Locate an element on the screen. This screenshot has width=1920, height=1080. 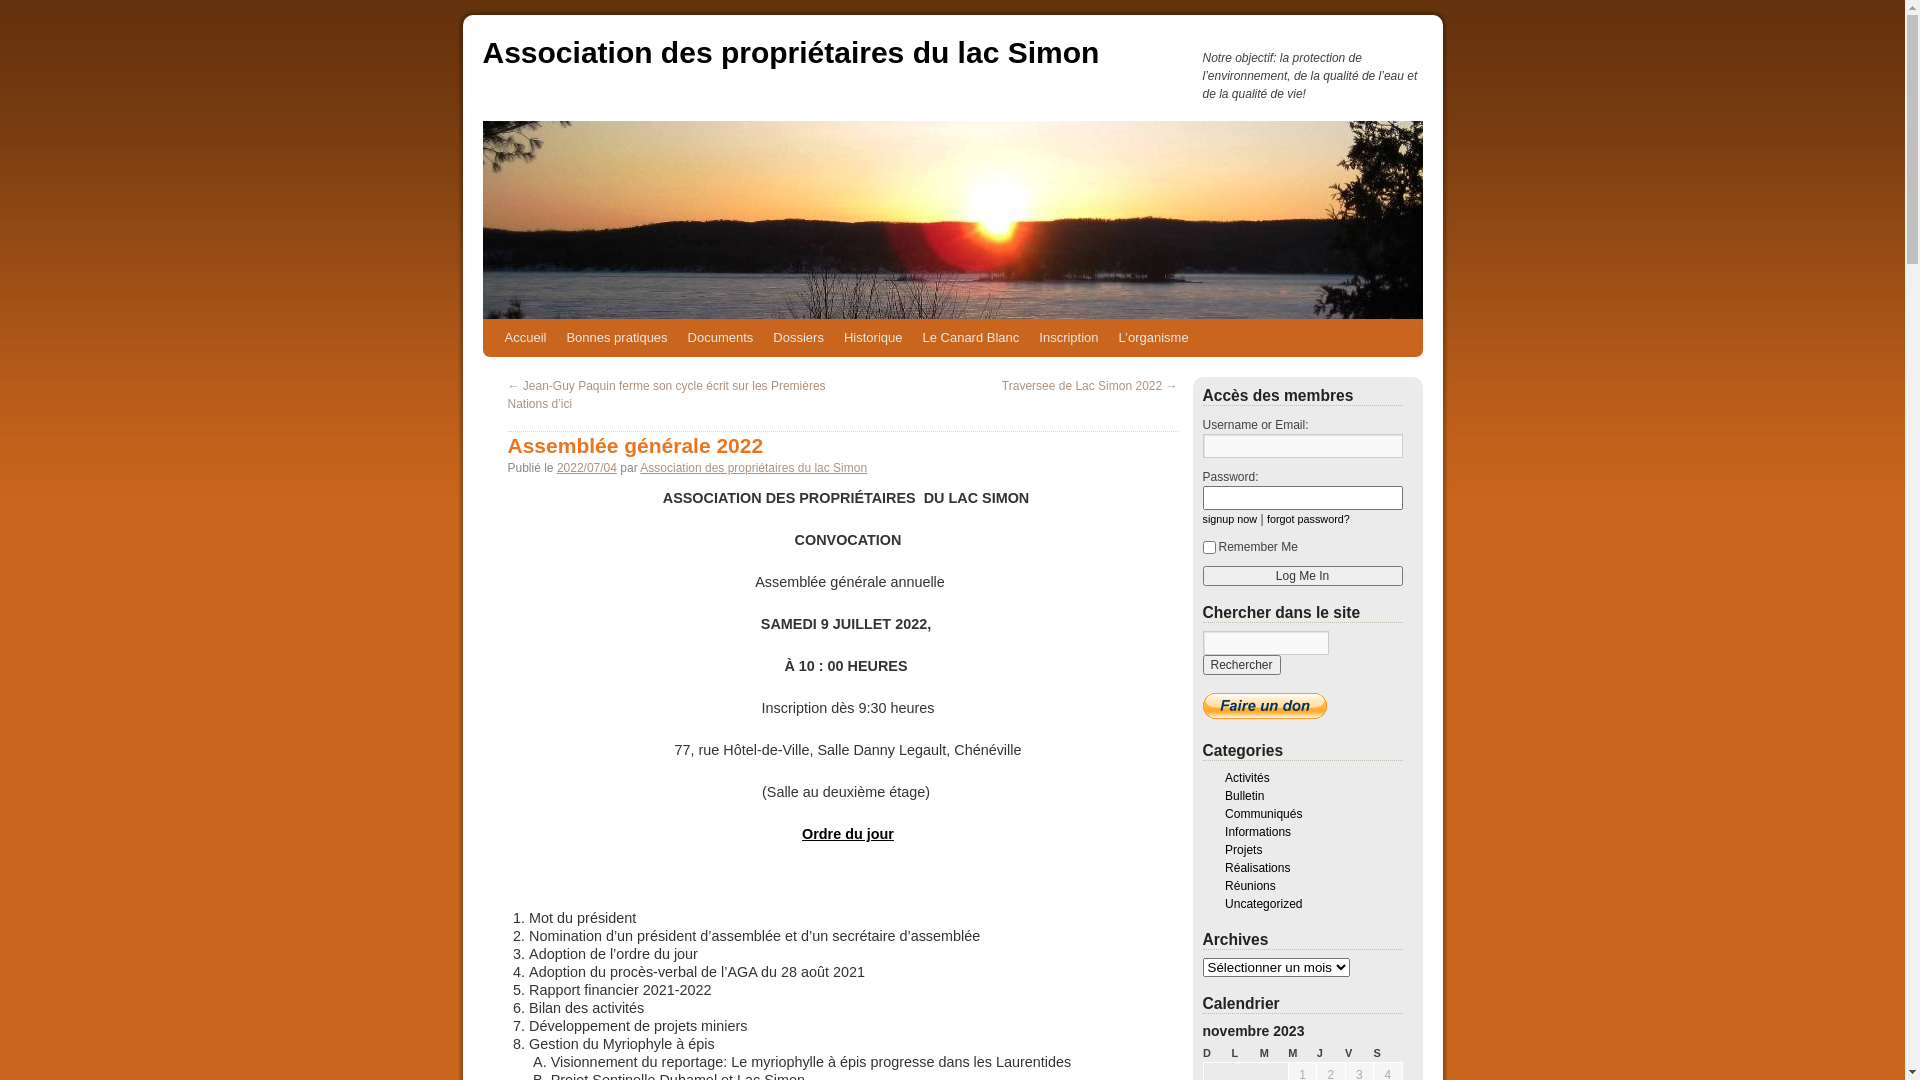
'Log Me In' is located at coordinates (1301, 575).